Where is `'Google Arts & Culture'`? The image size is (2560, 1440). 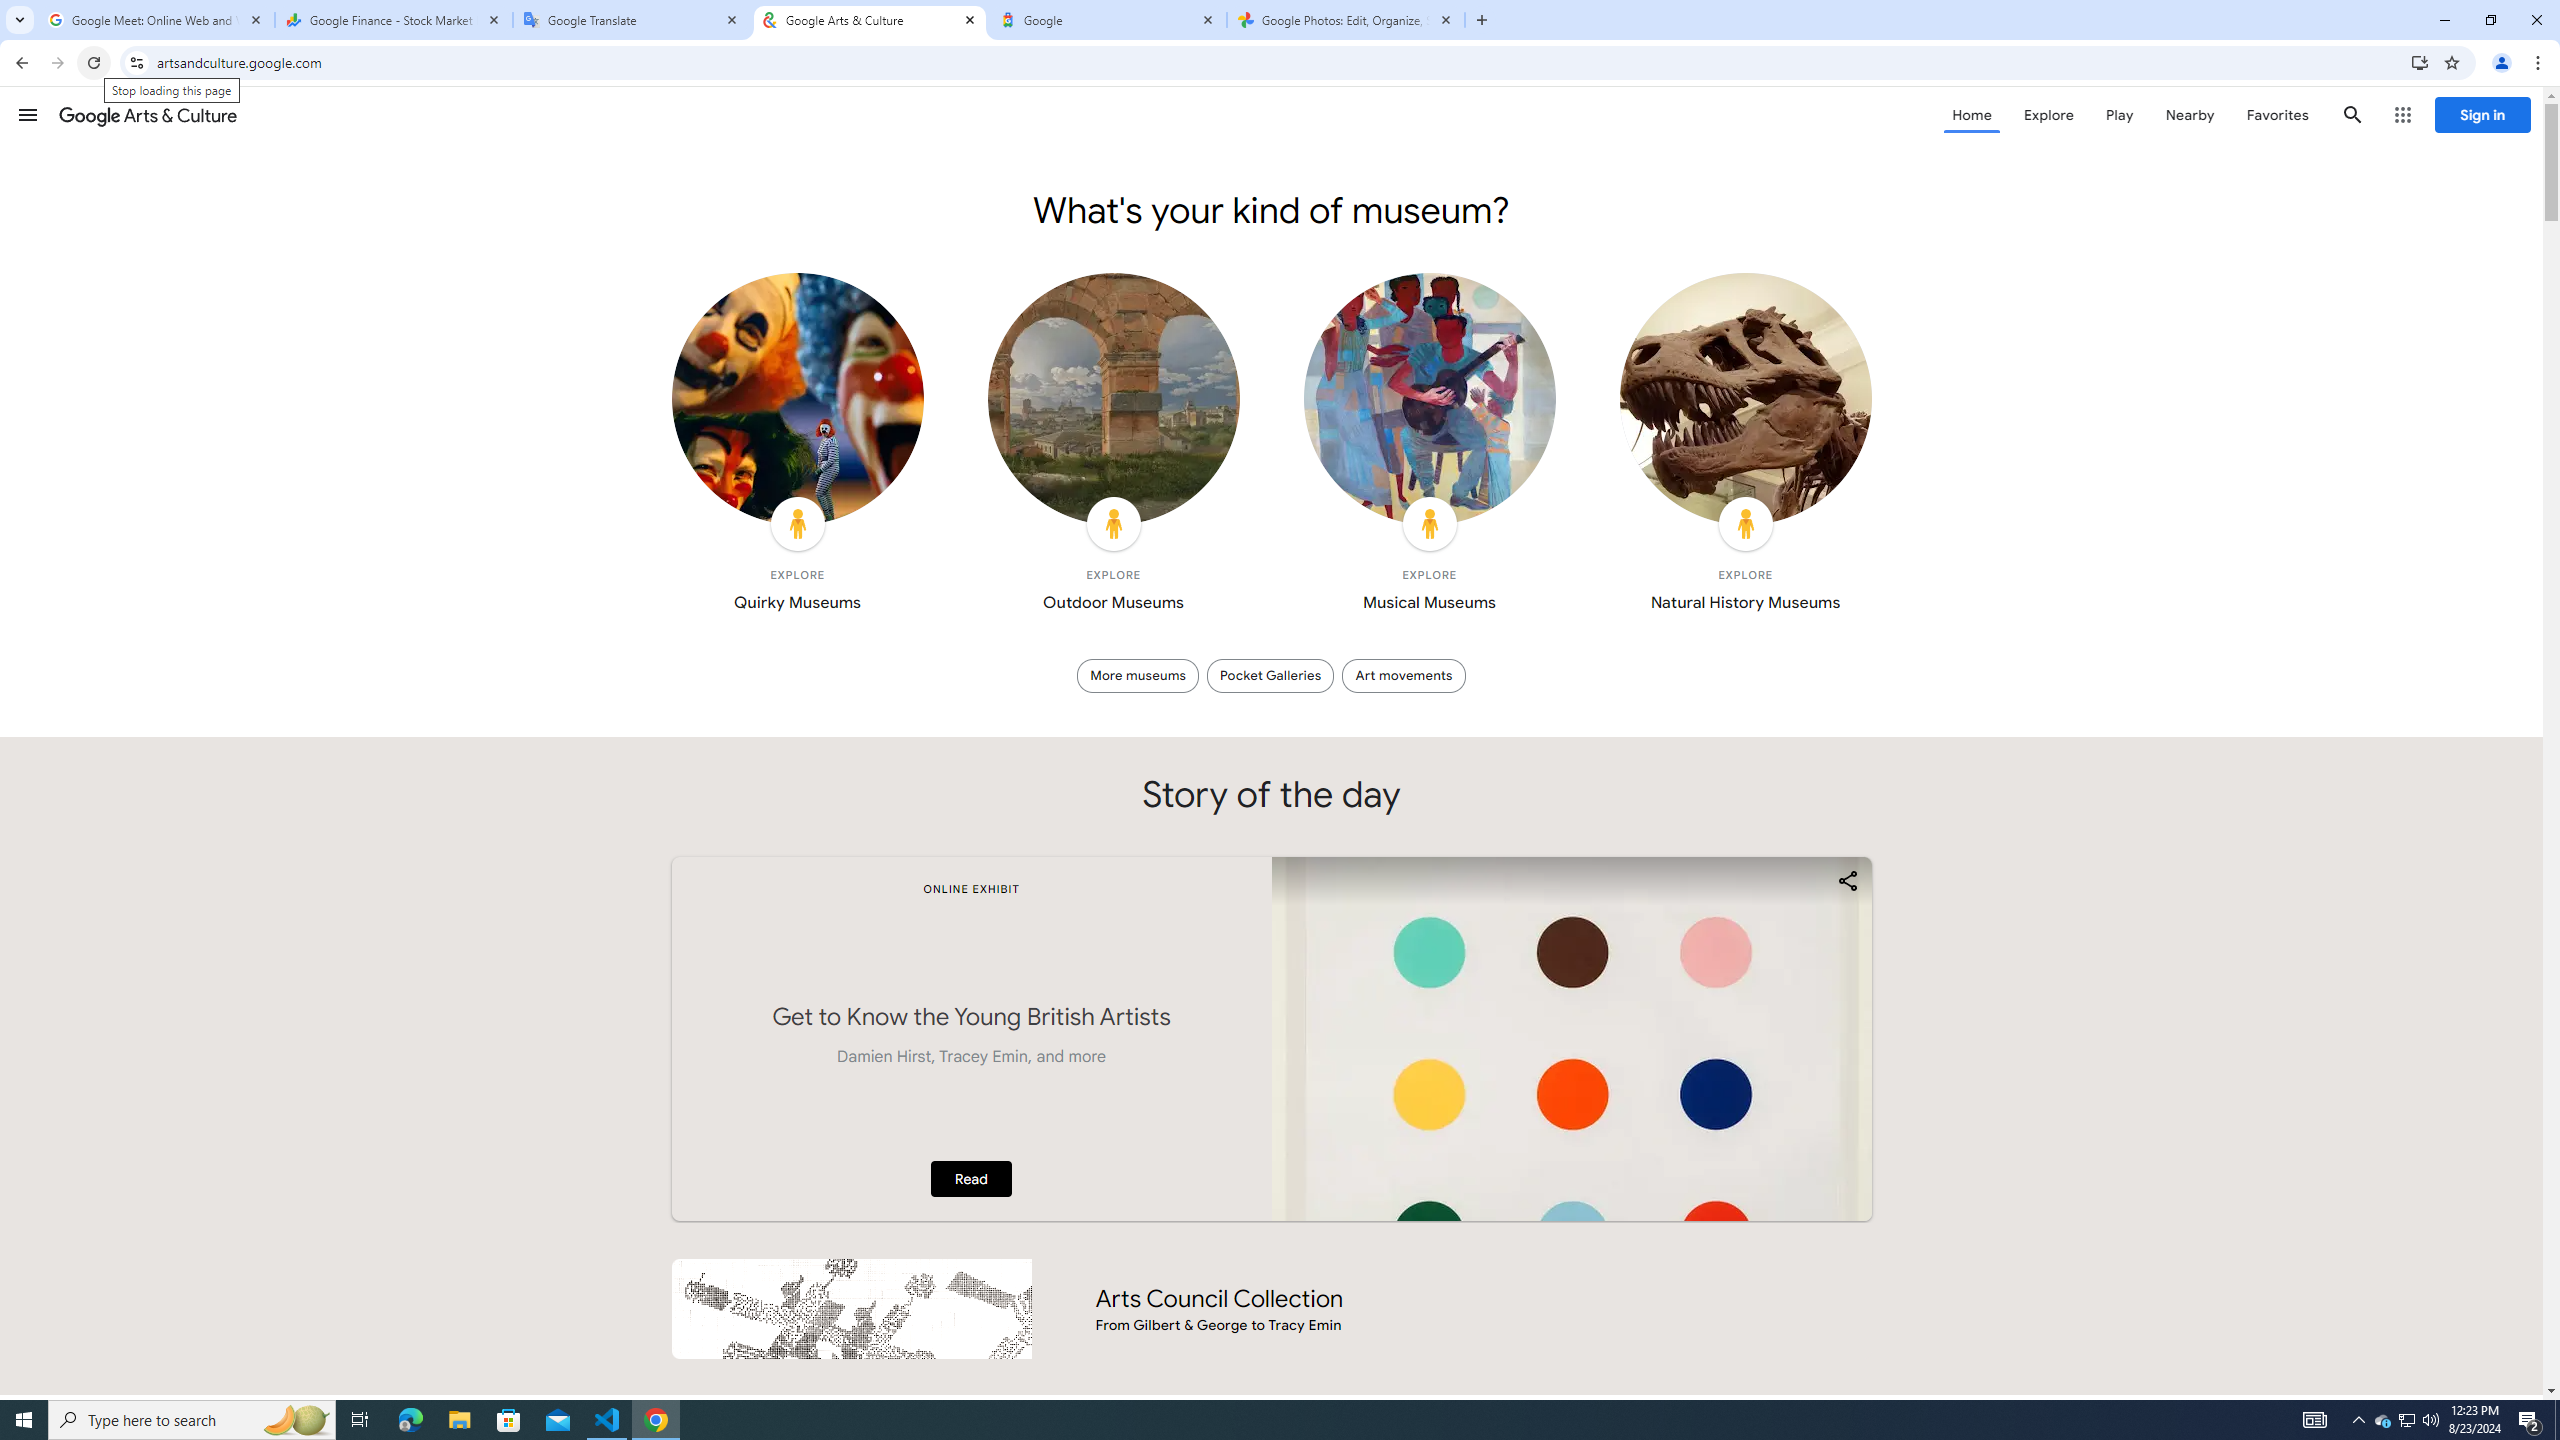 'Google Arts & Culture' is located at coordinates (147, 114).